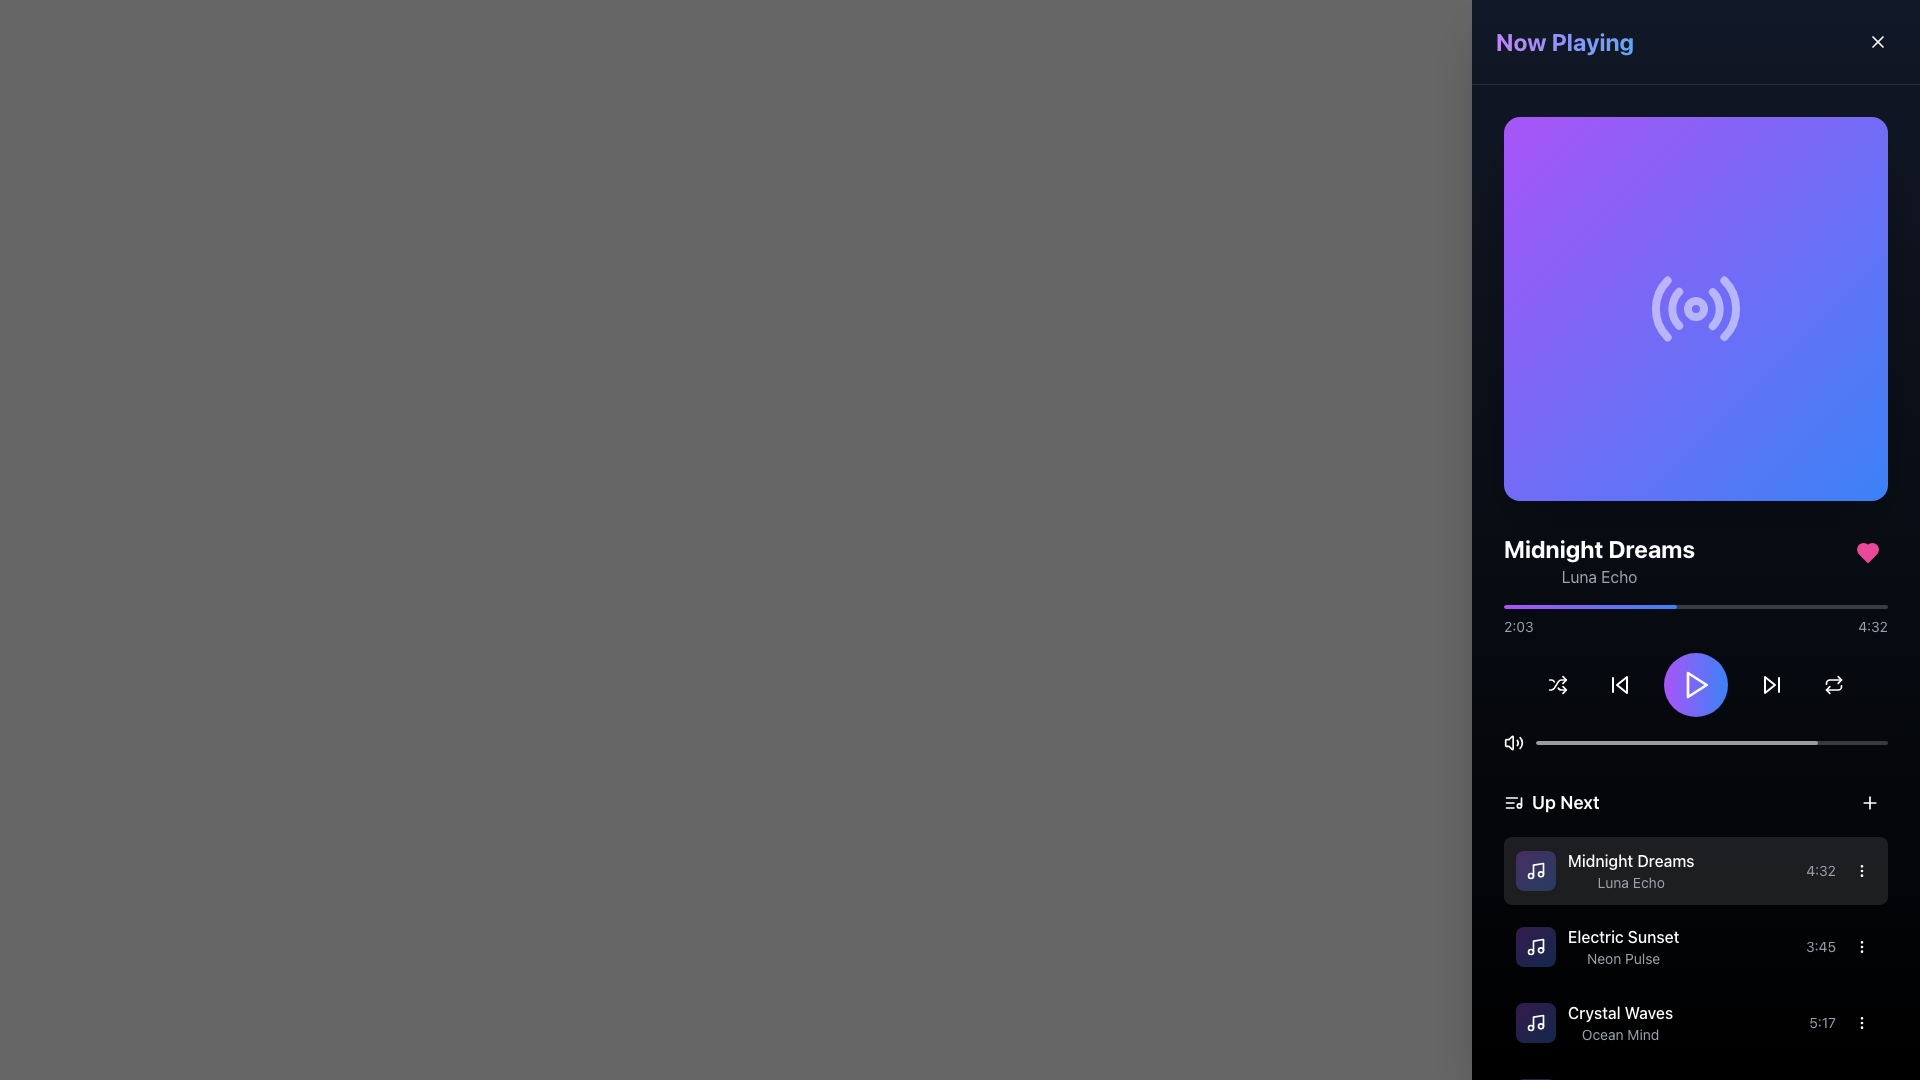  What do you see at coordinates (1598, 548) in the screenshot?
I see `the text label indicating the title of the currently playing media in the 'Now Playing' section` at bounding box center [1598, 548].